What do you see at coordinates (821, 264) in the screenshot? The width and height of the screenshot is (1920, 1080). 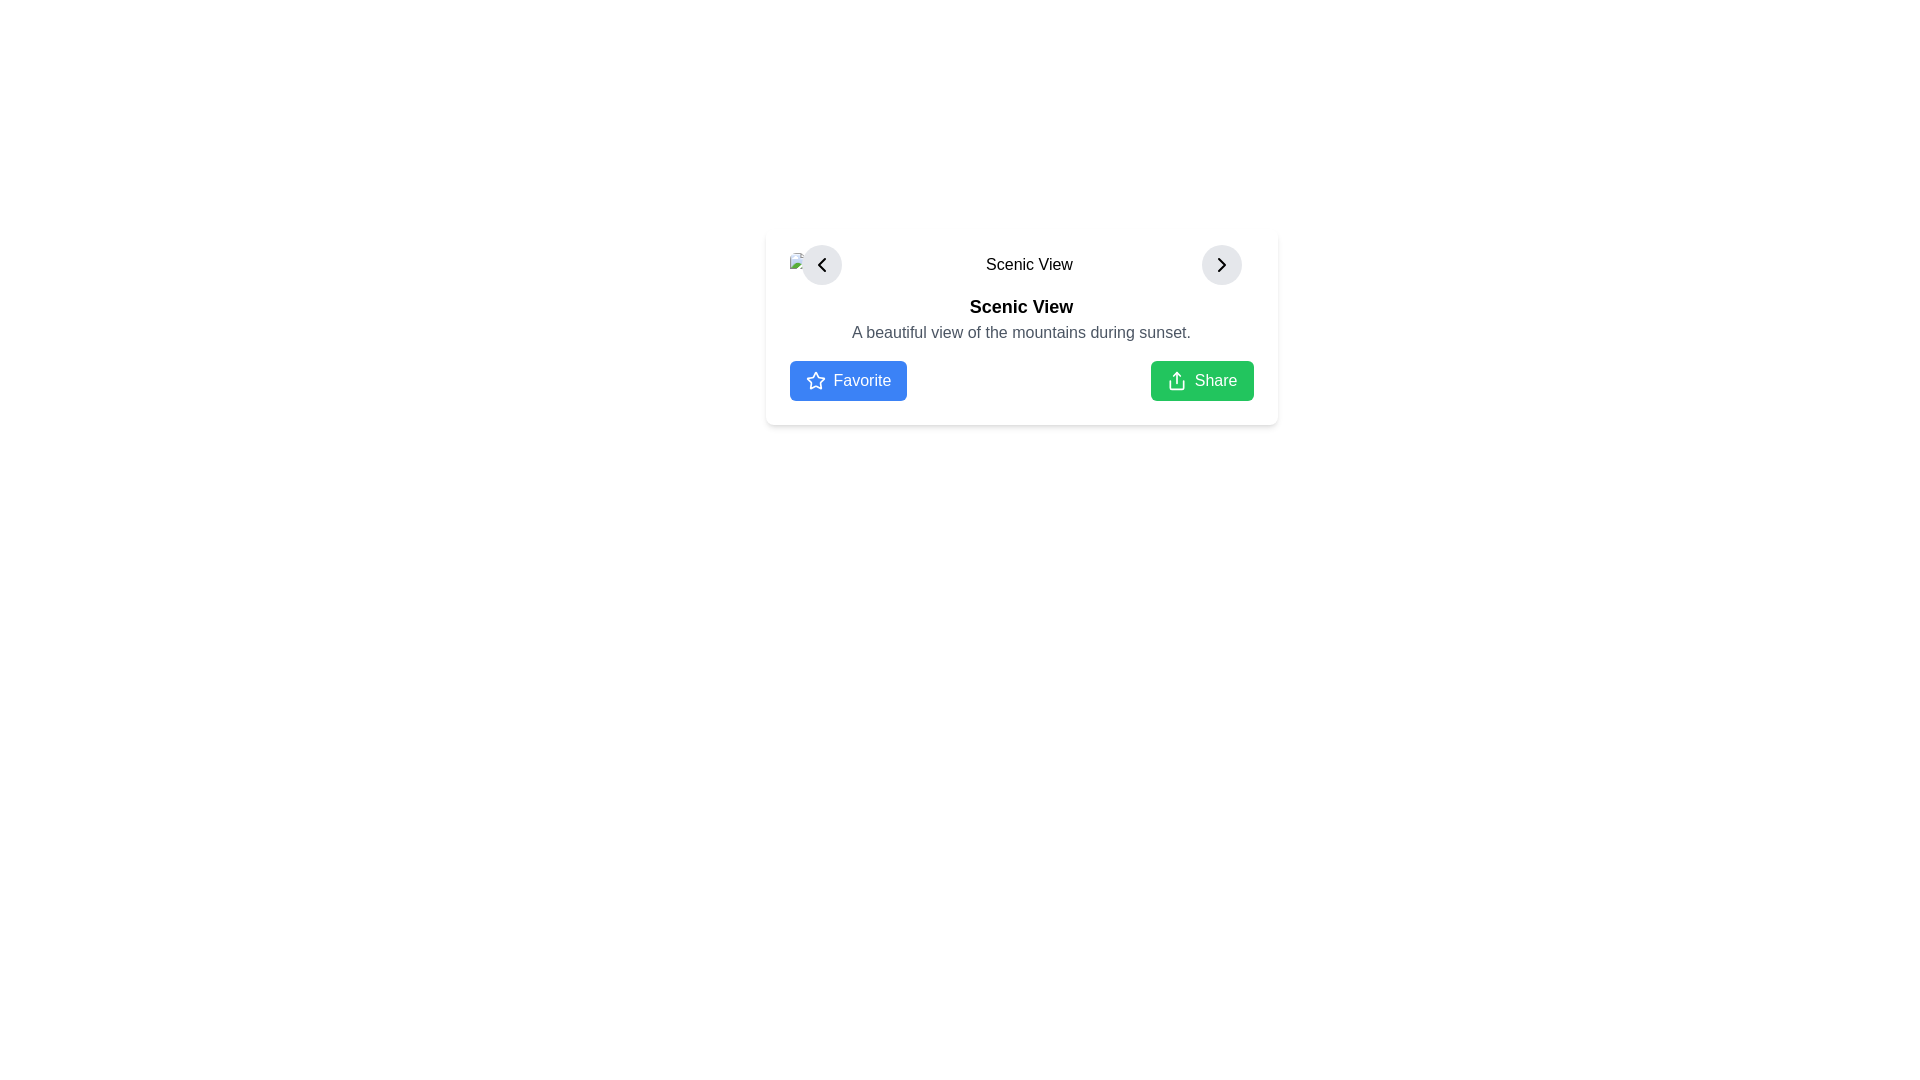 I see `the chevron icon located in the top-left corner of the card element` at bounding box center [821, 264].